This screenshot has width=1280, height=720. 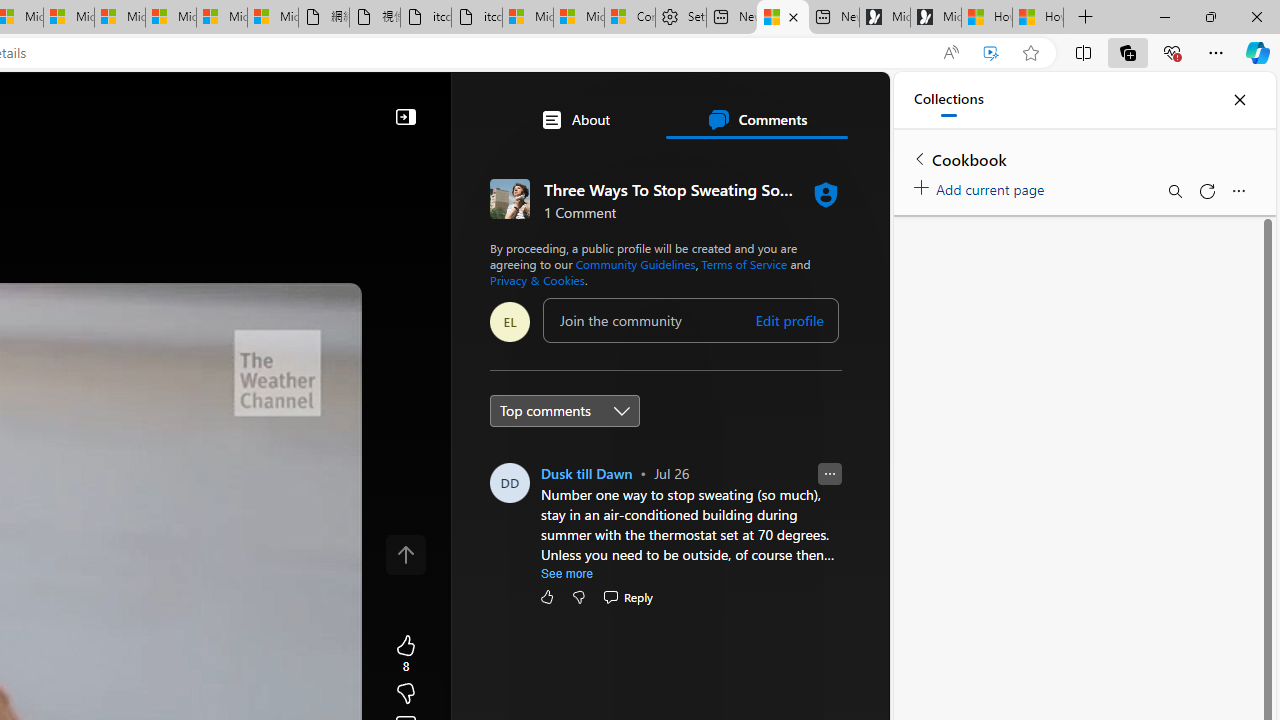 What do you see at coordinates (405, 555) in the screenshot?
I see `'Class: control icon-only'` at bounding box center [405, 555].